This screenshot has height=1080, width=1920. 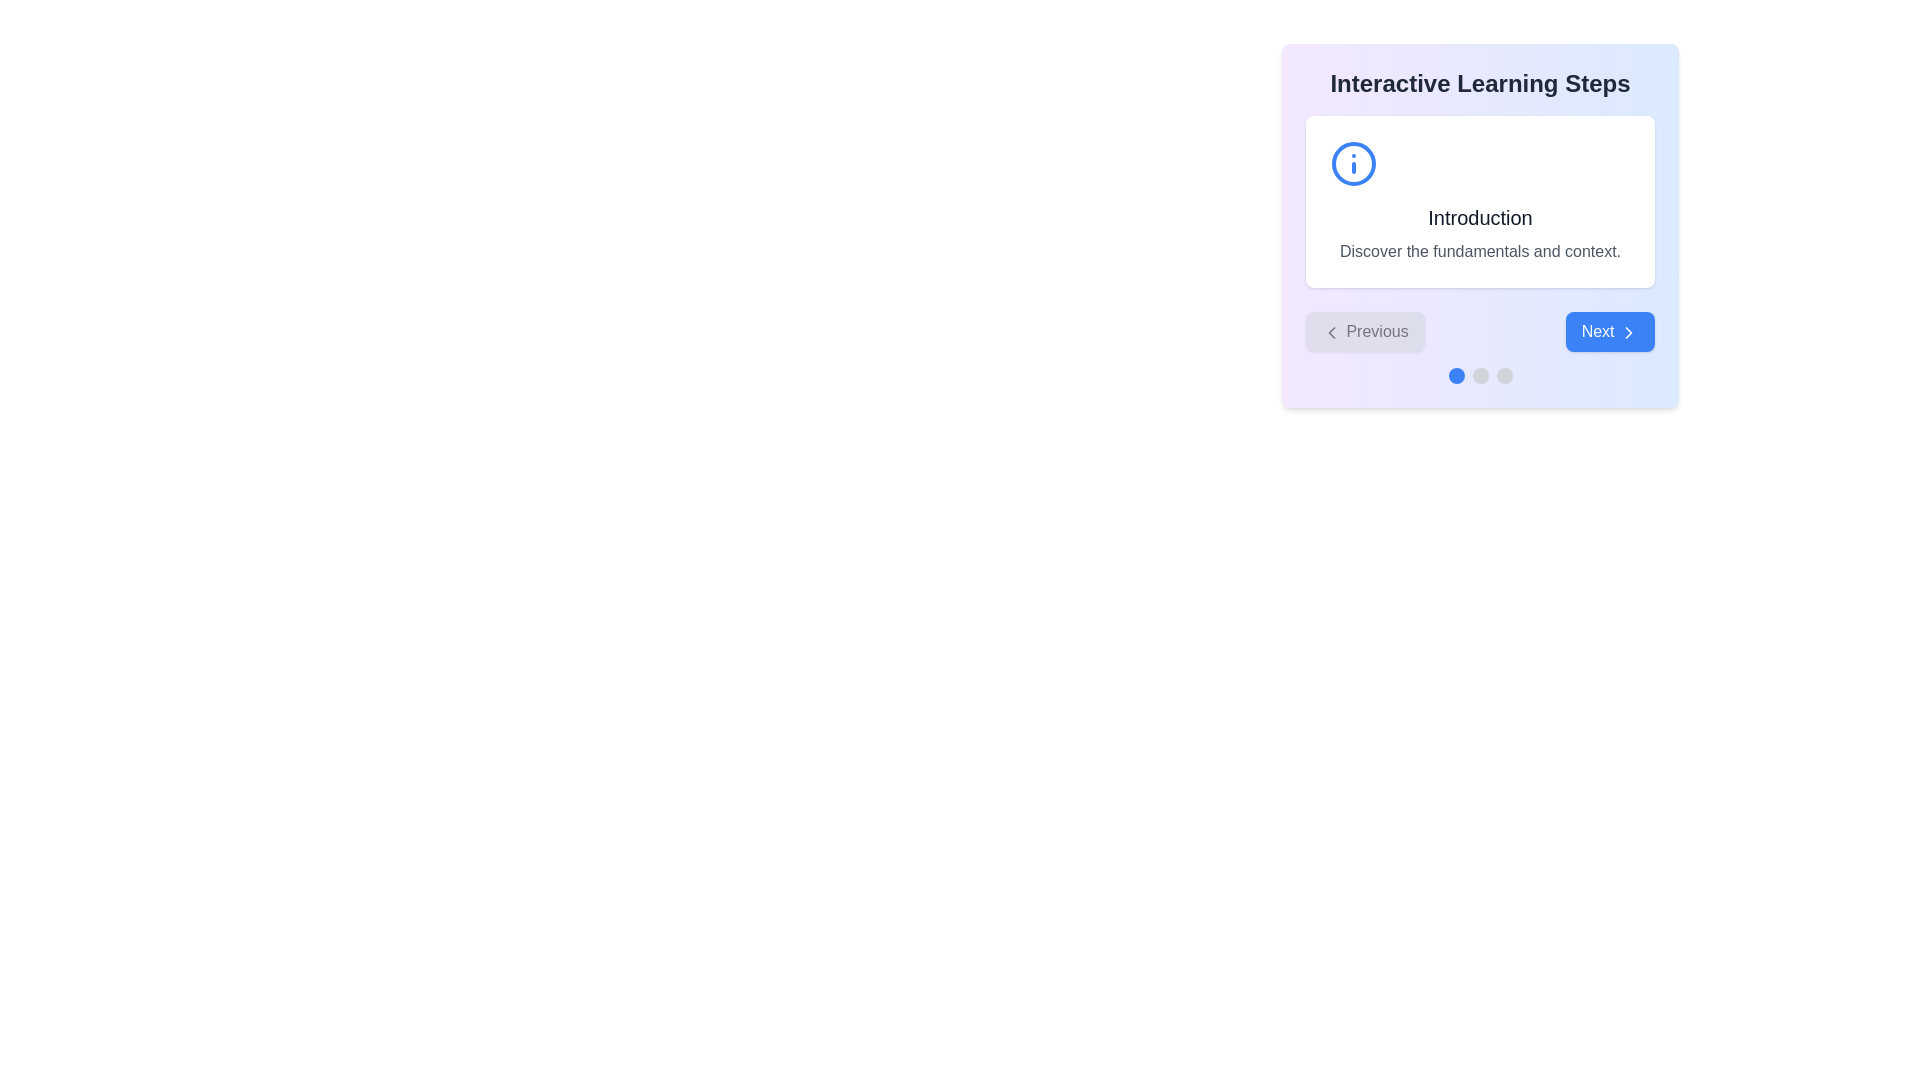 I want to click on the circular blue icon with an exclamation mark located in the upper left corner of the 'Interactive Learning Steps' card, positioned directly above the 'Introduction' title text, so click(x=1353, y=163).